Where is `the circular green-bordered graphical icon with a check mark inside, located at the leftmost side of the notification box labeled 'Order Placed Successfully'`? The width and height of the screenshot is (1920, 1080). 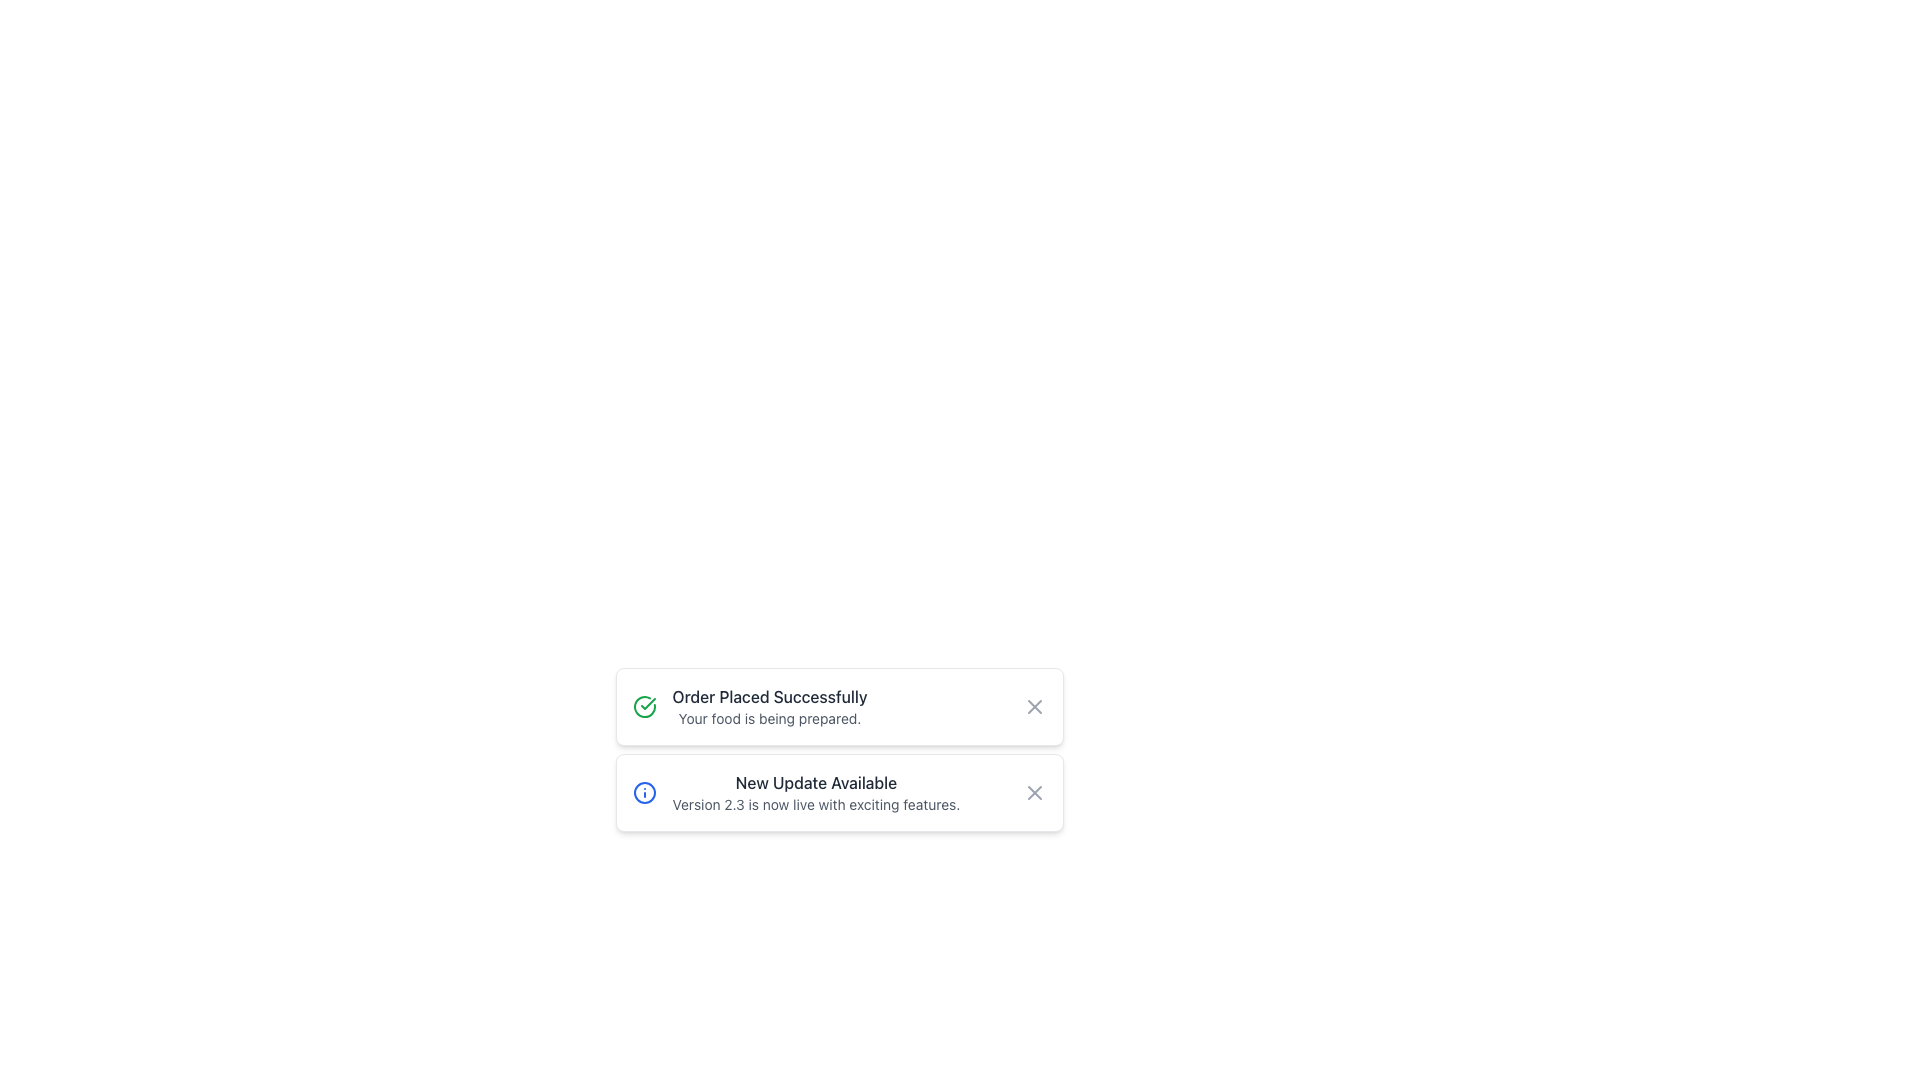 the circular green-bordered graphical icon with a check mark inside, located at the leftmost side of the notification box labeled 'Order Placed Successfully' is located at coordinates (644, 705).